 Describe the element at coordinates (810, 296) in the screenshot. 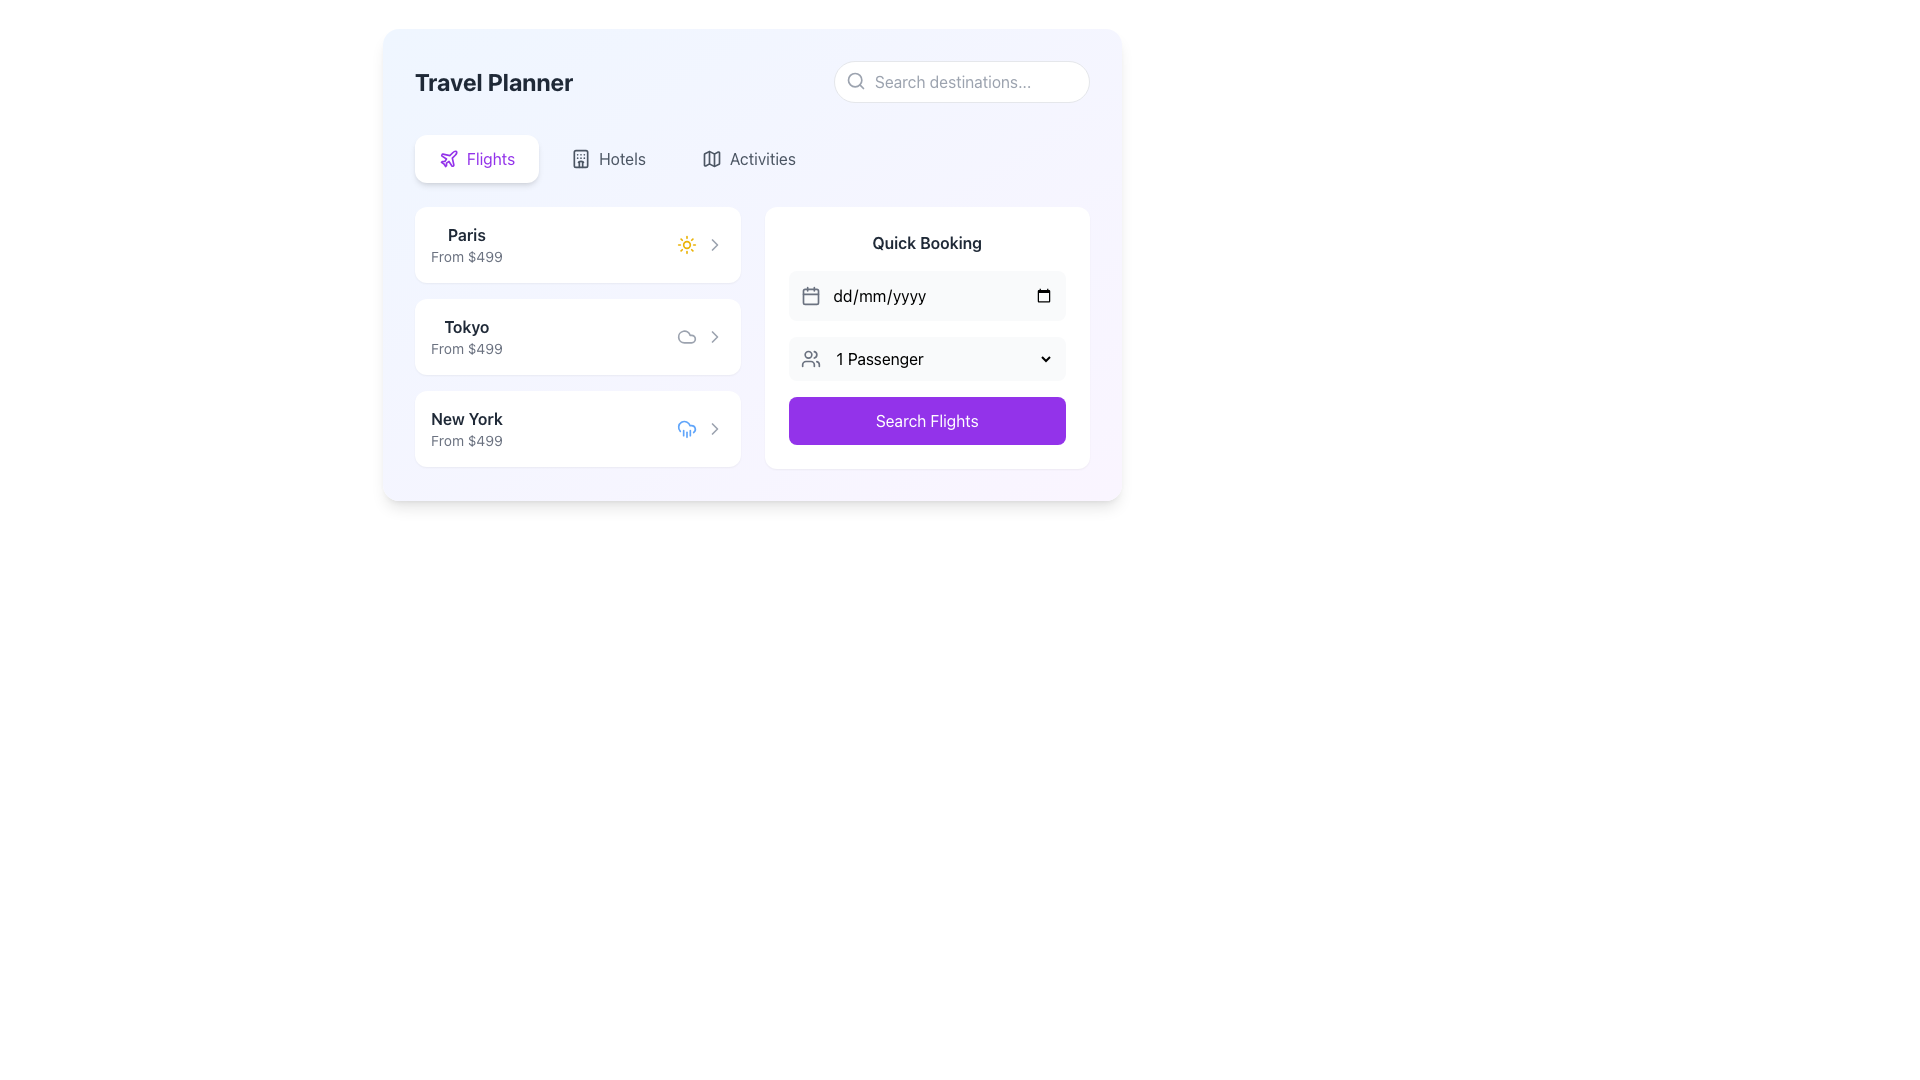

I see `the calendar icon, which is a square with rounded corners located to the left of the date input box and above the passenger selection dropdown` at that location.